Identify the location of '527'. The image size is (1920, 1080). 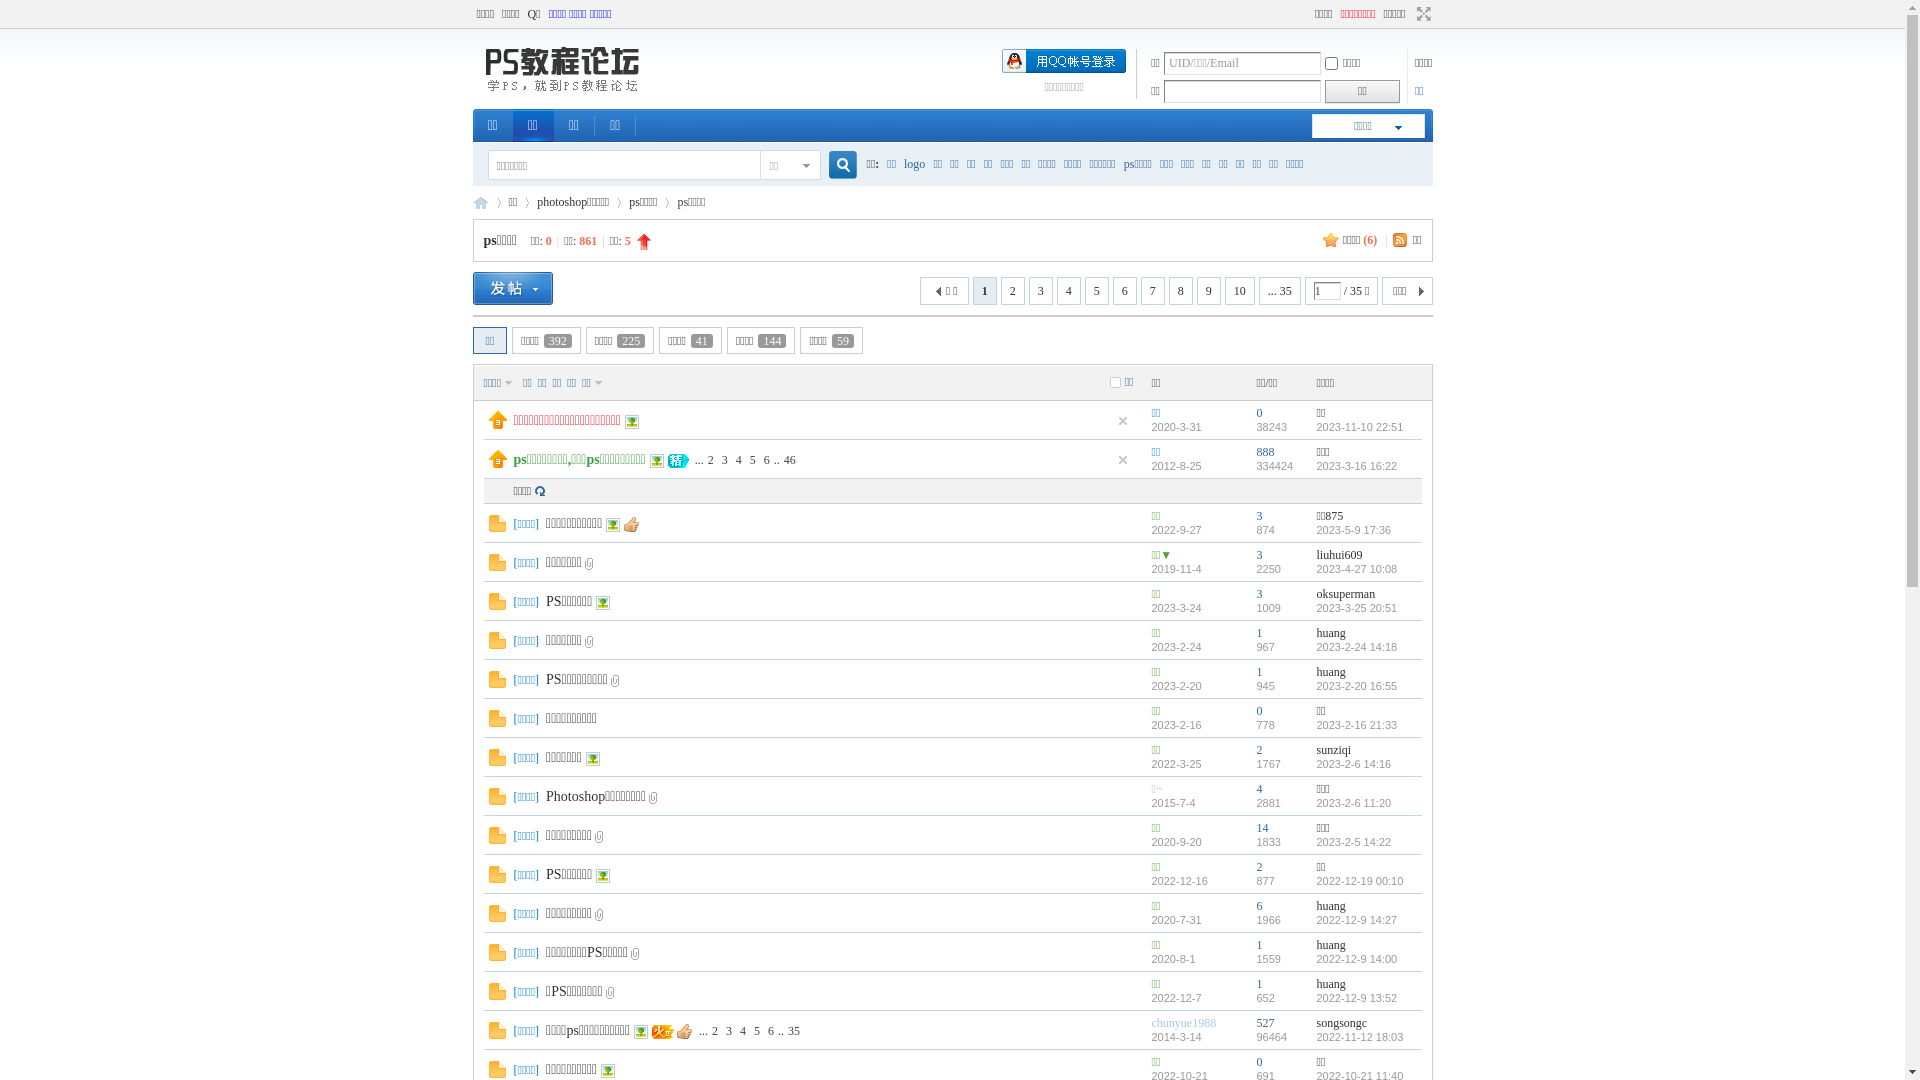
(1264, 1022).